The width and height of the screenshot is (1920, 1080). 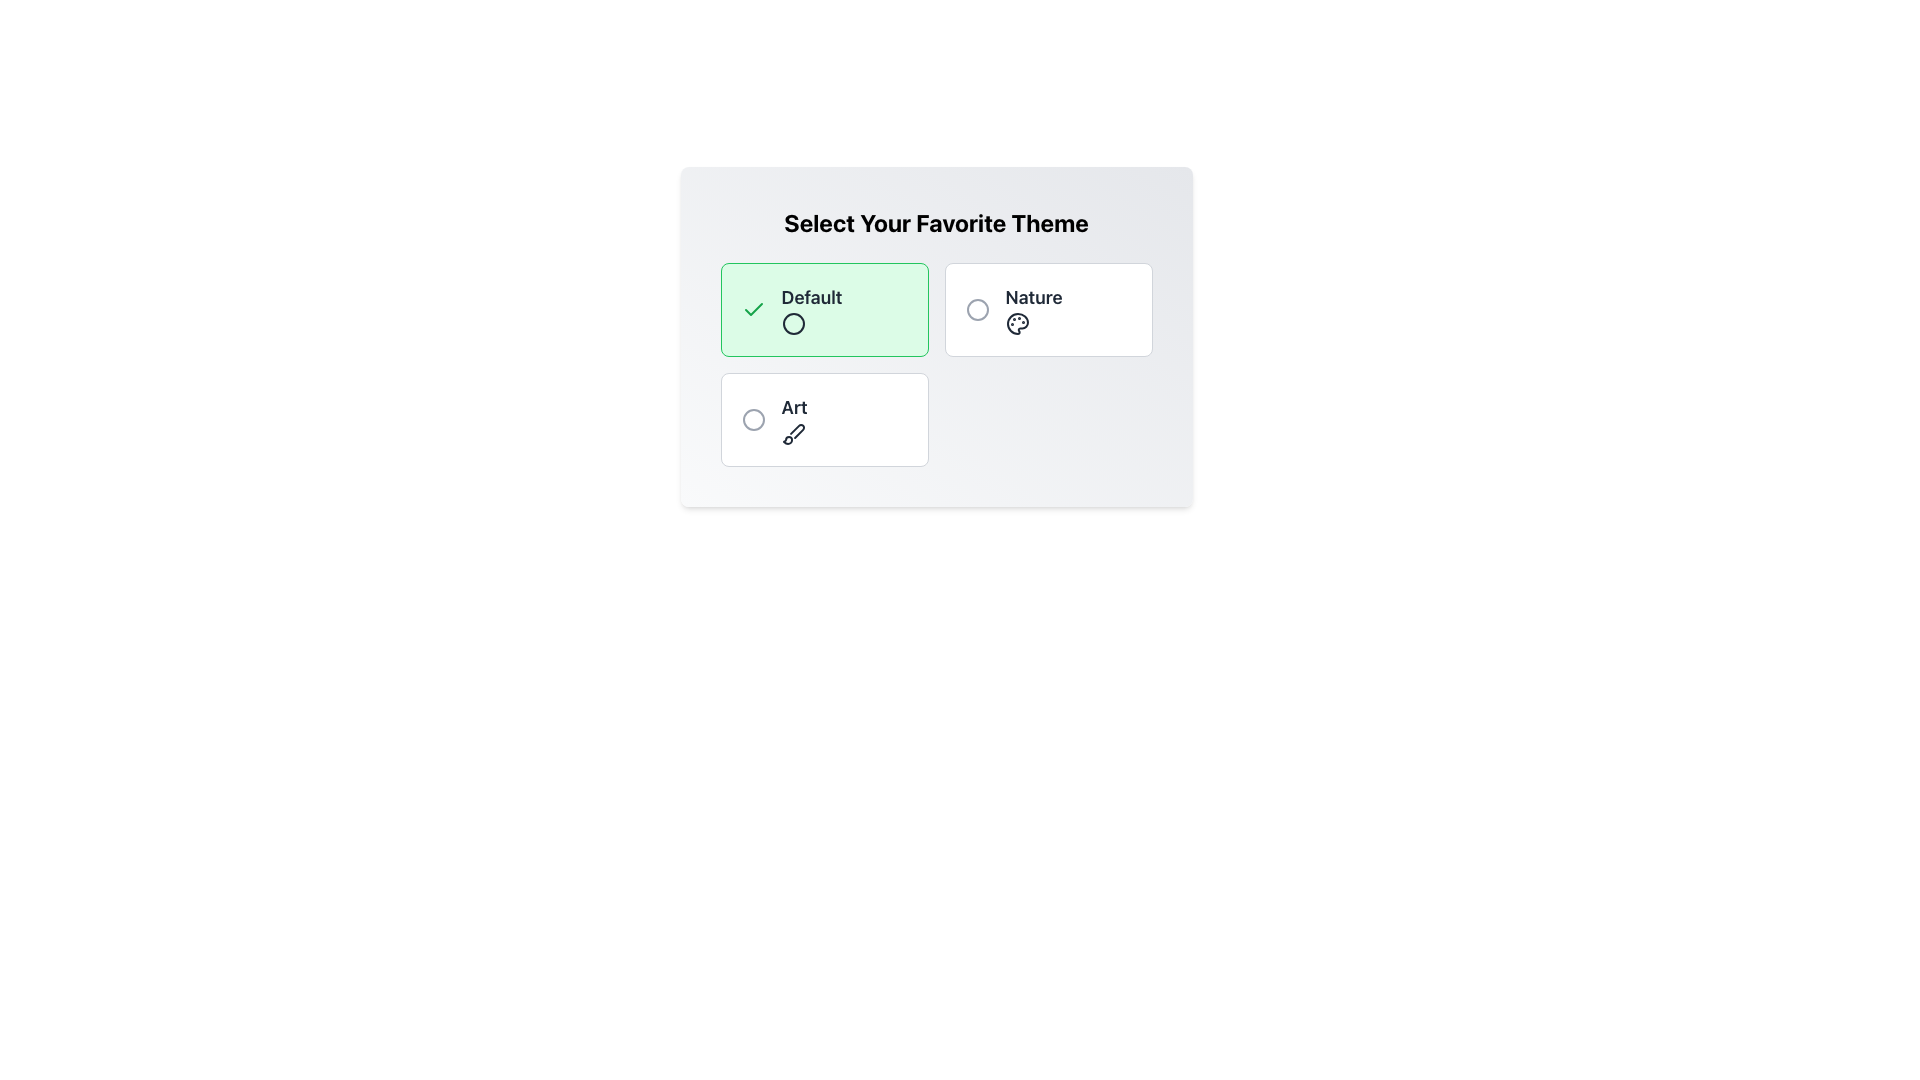 I want to click on the text label reading 'Default' styled with a gray font color located above a circular icon within the green-highlighted box in the 'Select Your Favorite Theme' section, so click(x=811, y=309).